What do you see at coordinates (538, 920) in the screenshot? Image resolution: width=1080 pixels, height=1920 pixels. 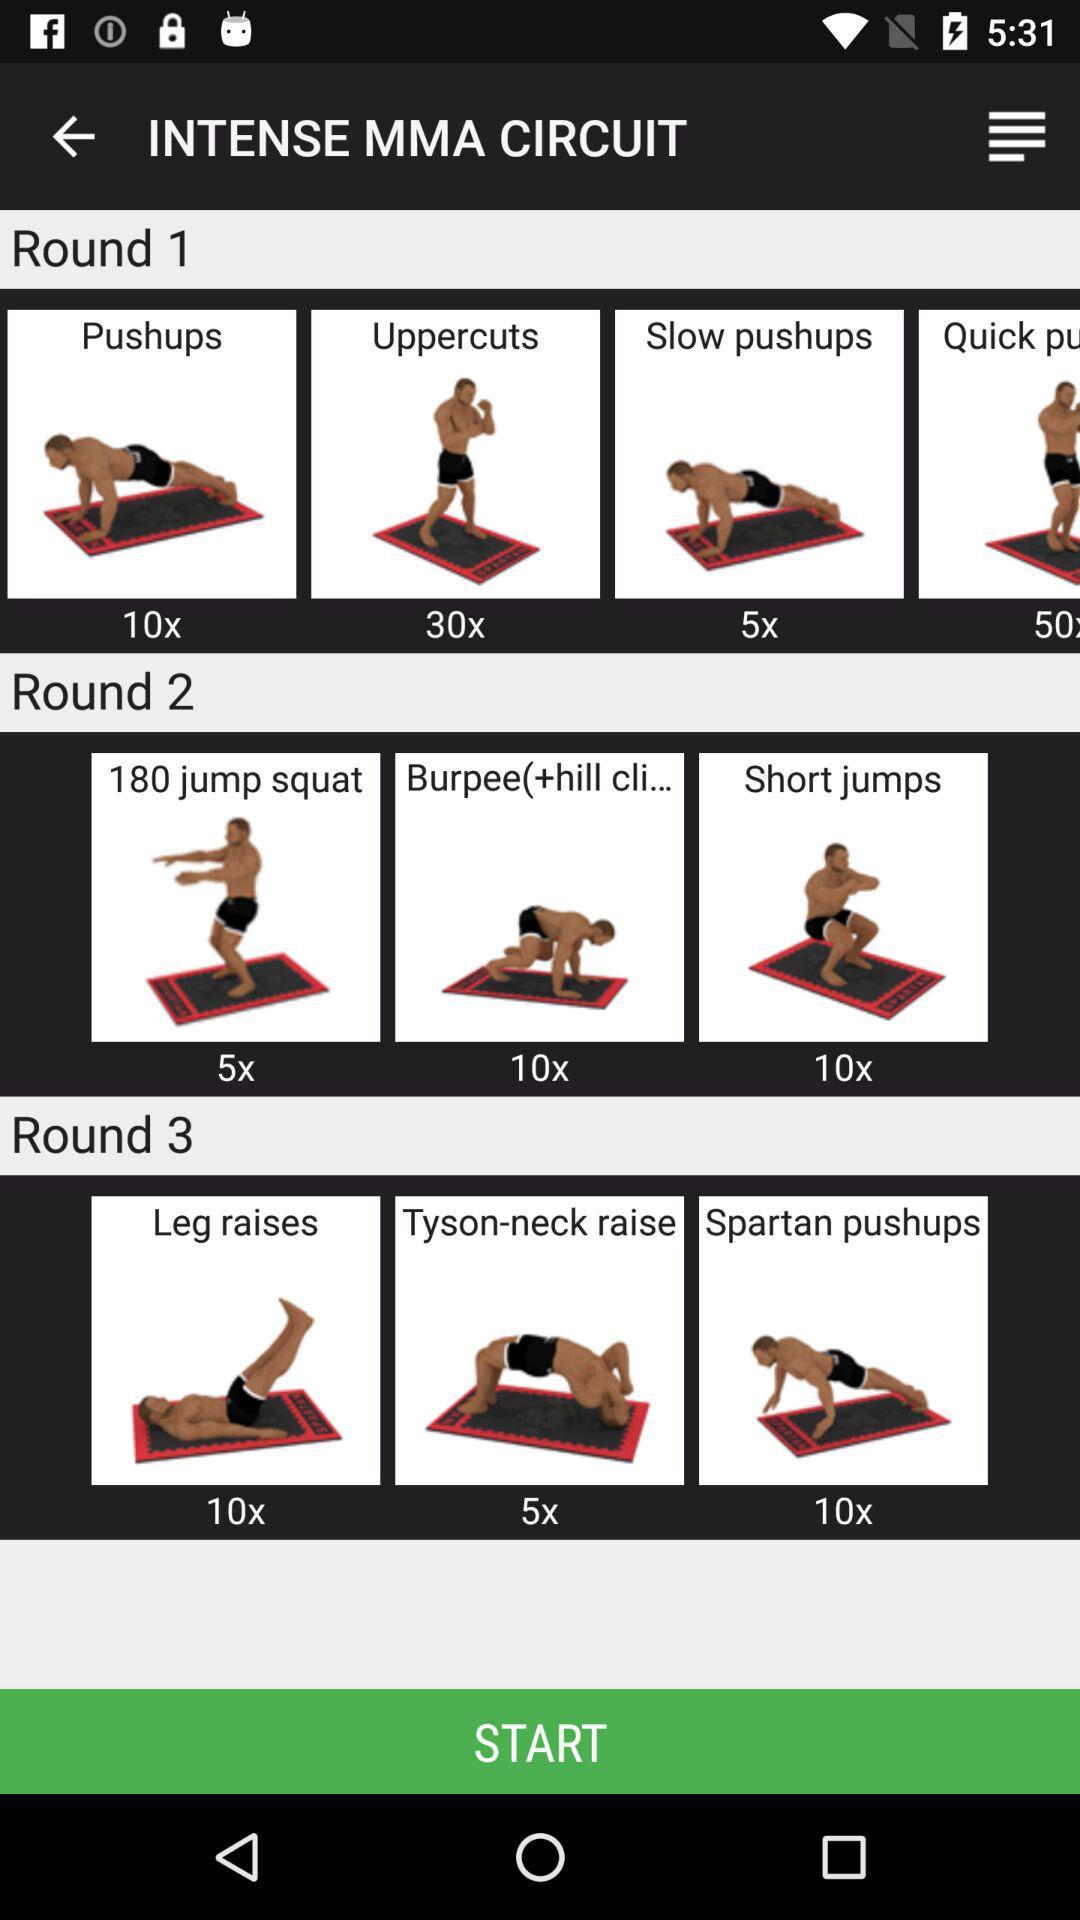 I see `open` at bounding box center [538, 920].